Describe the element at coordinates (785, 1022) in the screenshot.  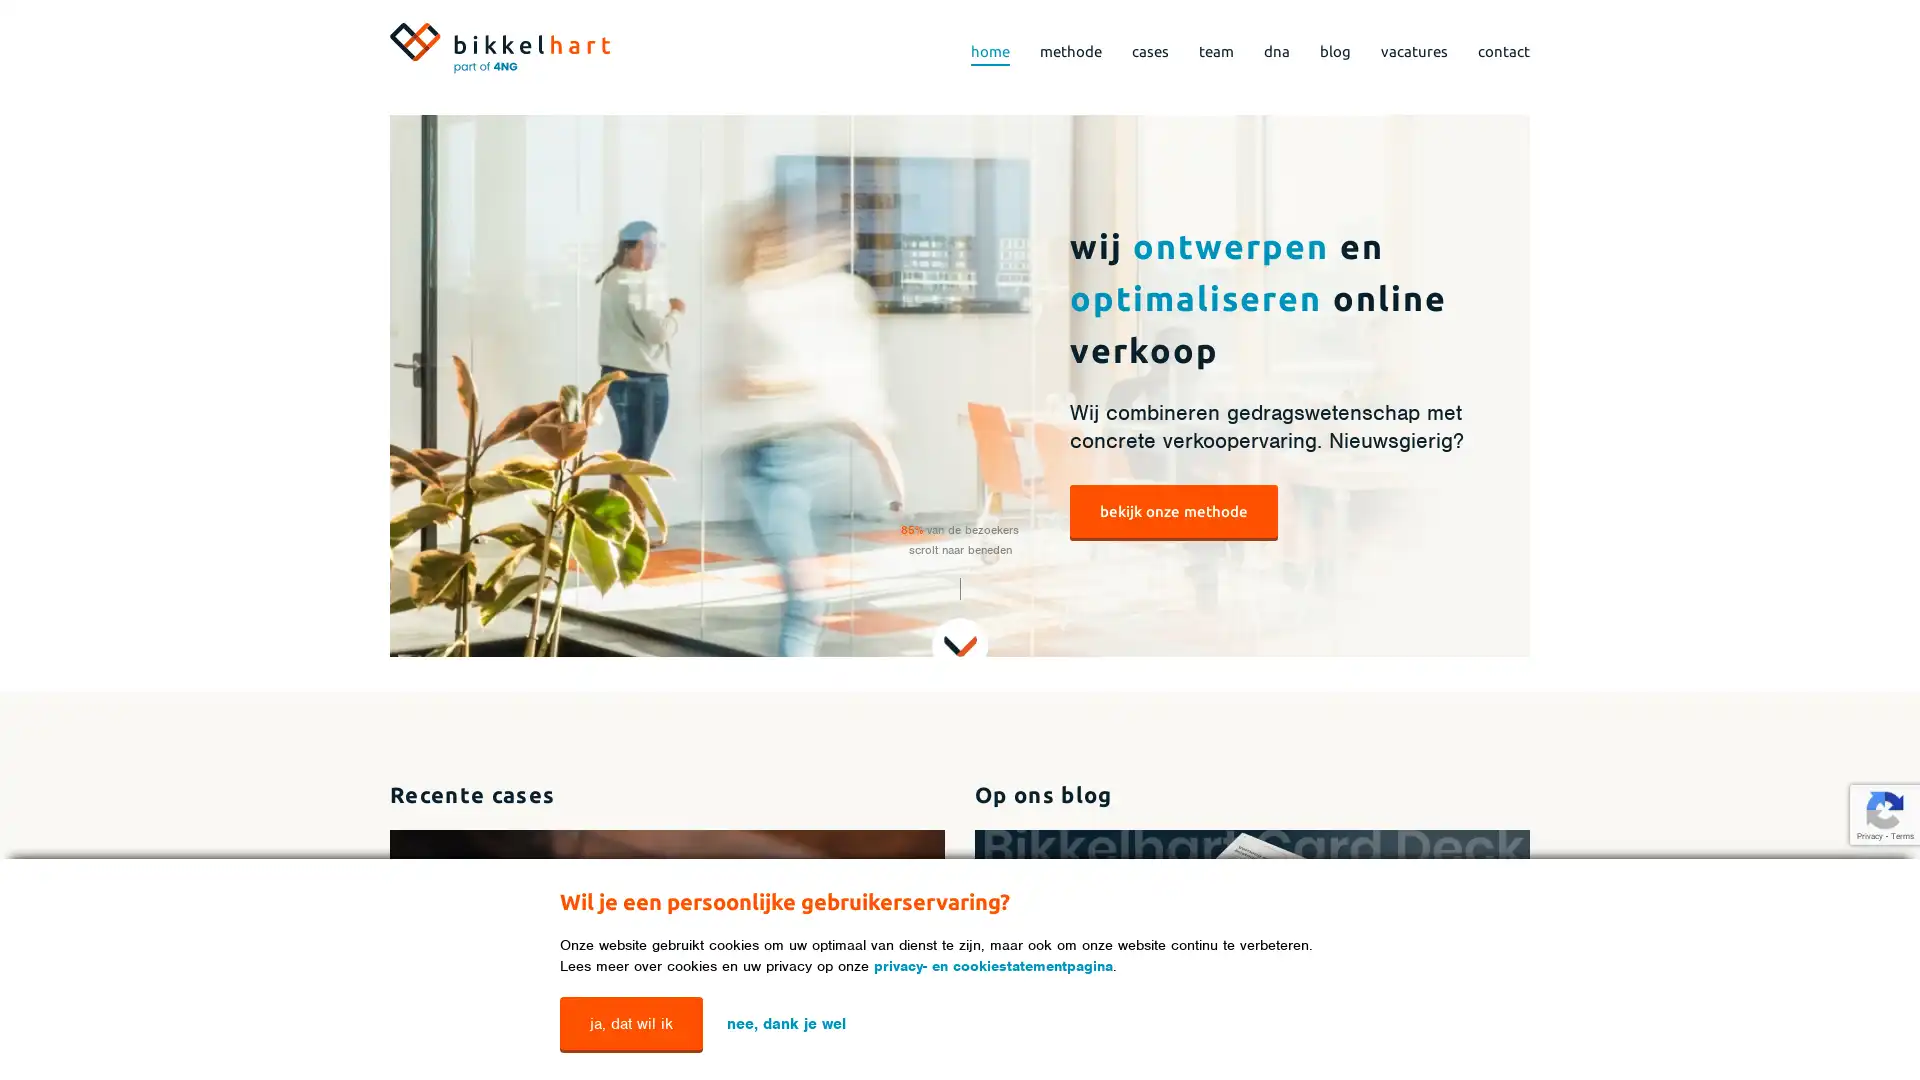
I see `nee, dank je wel` at that location.